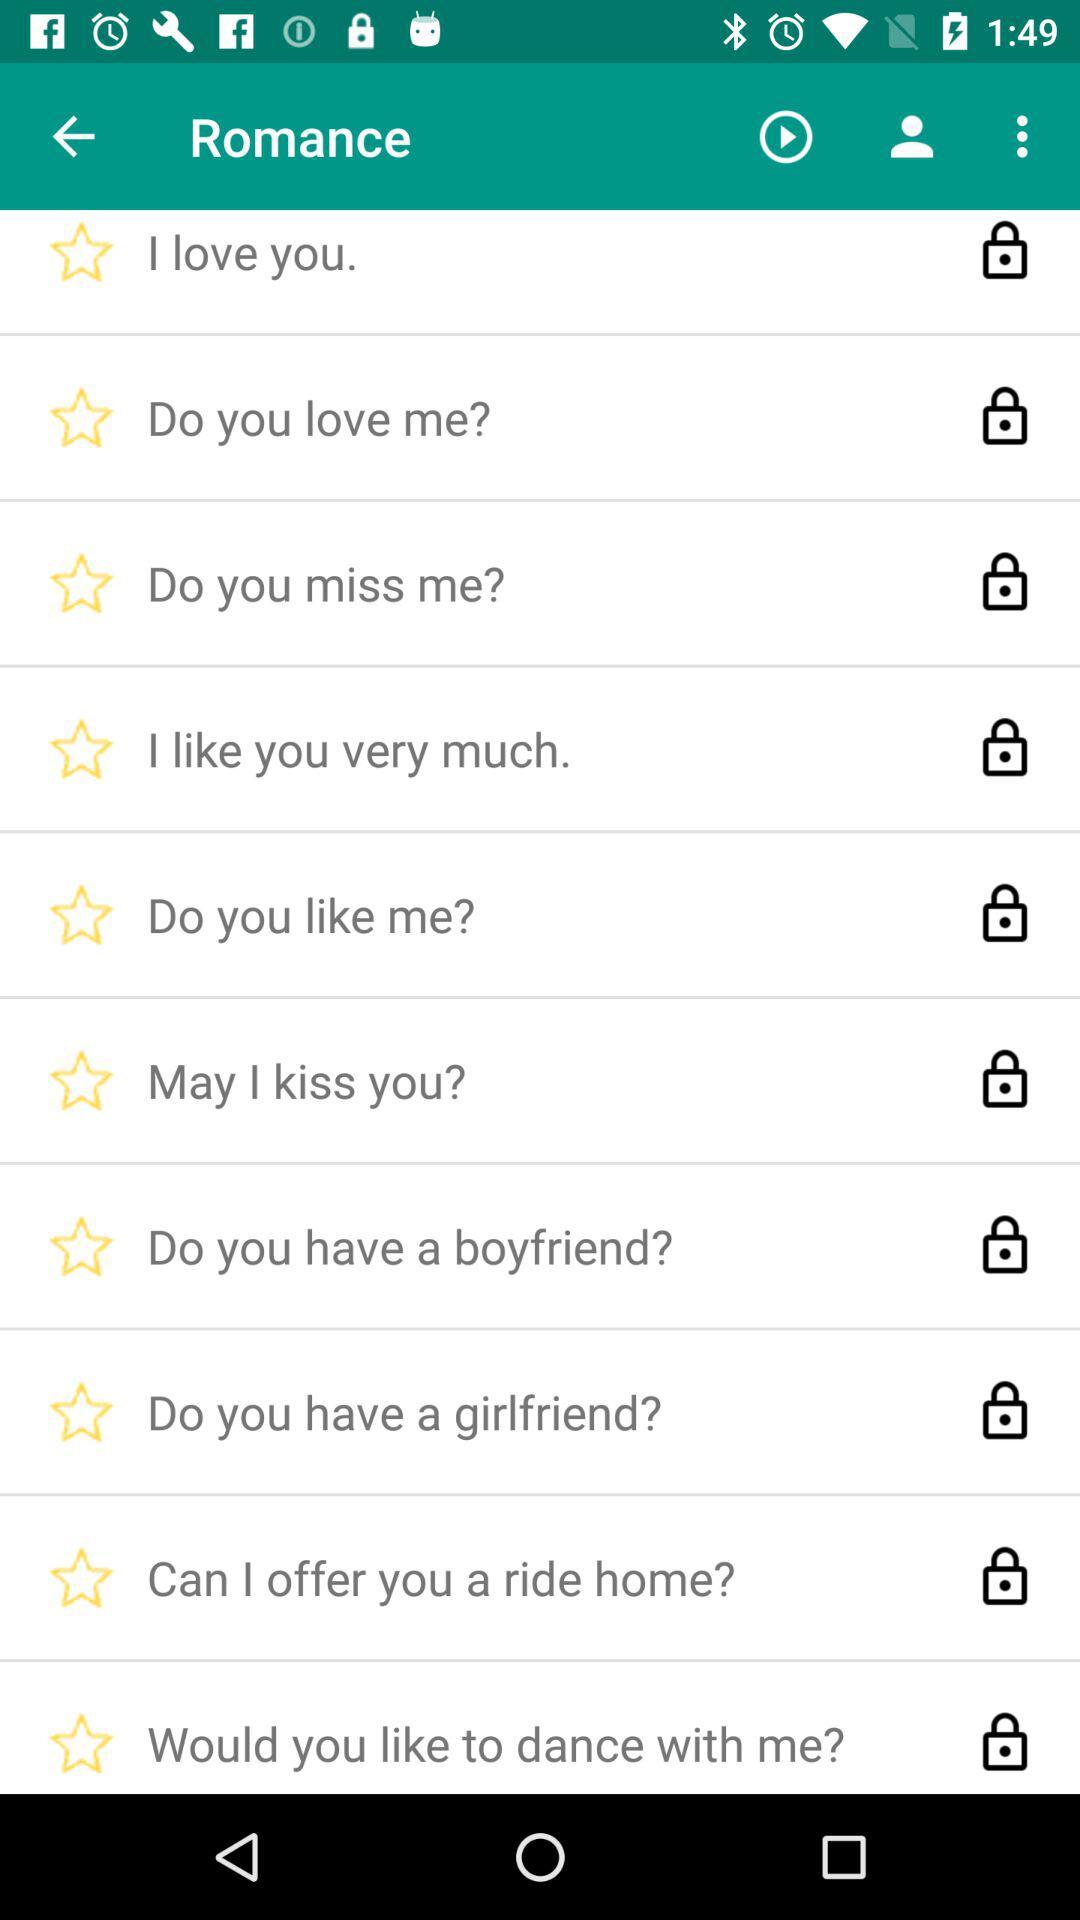  What do you see at coordinates (72, 135) in the screenshot?
I see `the item next to the i love you. item` at bounding box center [72, 135].